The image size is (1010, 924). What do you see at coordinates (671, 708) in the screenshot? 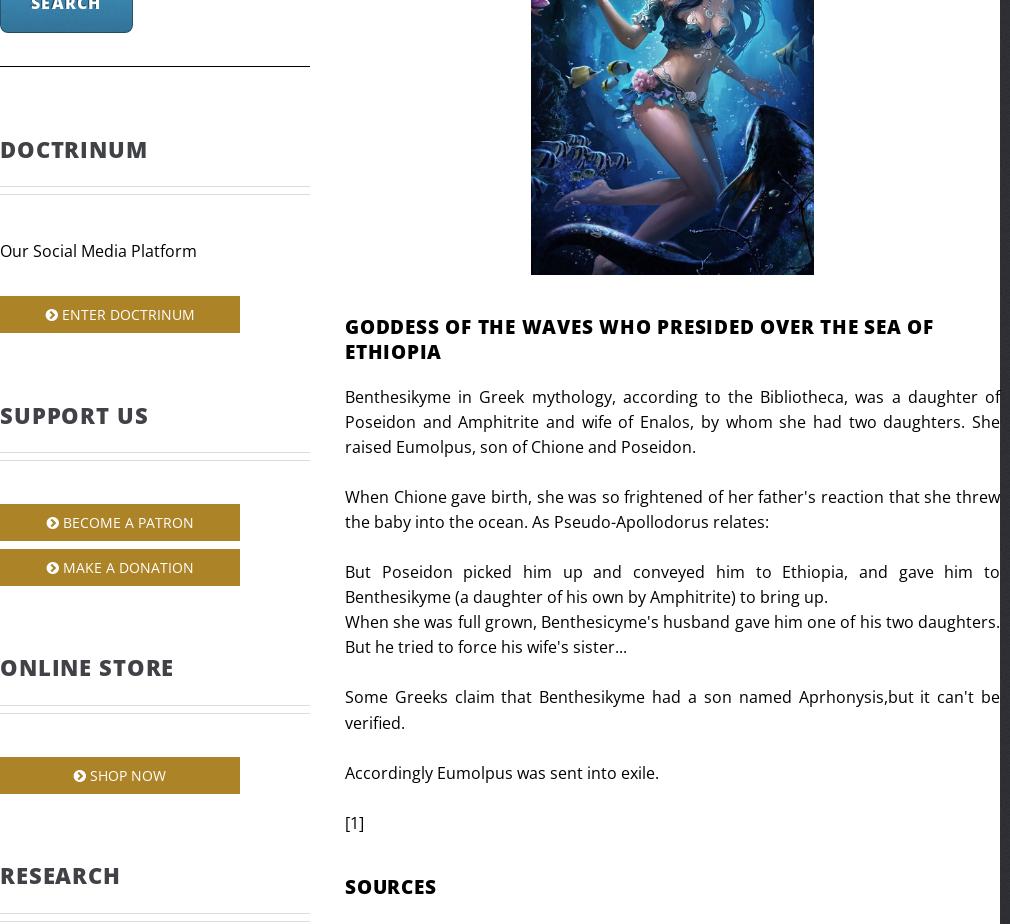
I see `'Some Greeks claim that Benthesikyme had a son named Aprhonysis,but it can't be verified.'` at bounding box center [671, 708].